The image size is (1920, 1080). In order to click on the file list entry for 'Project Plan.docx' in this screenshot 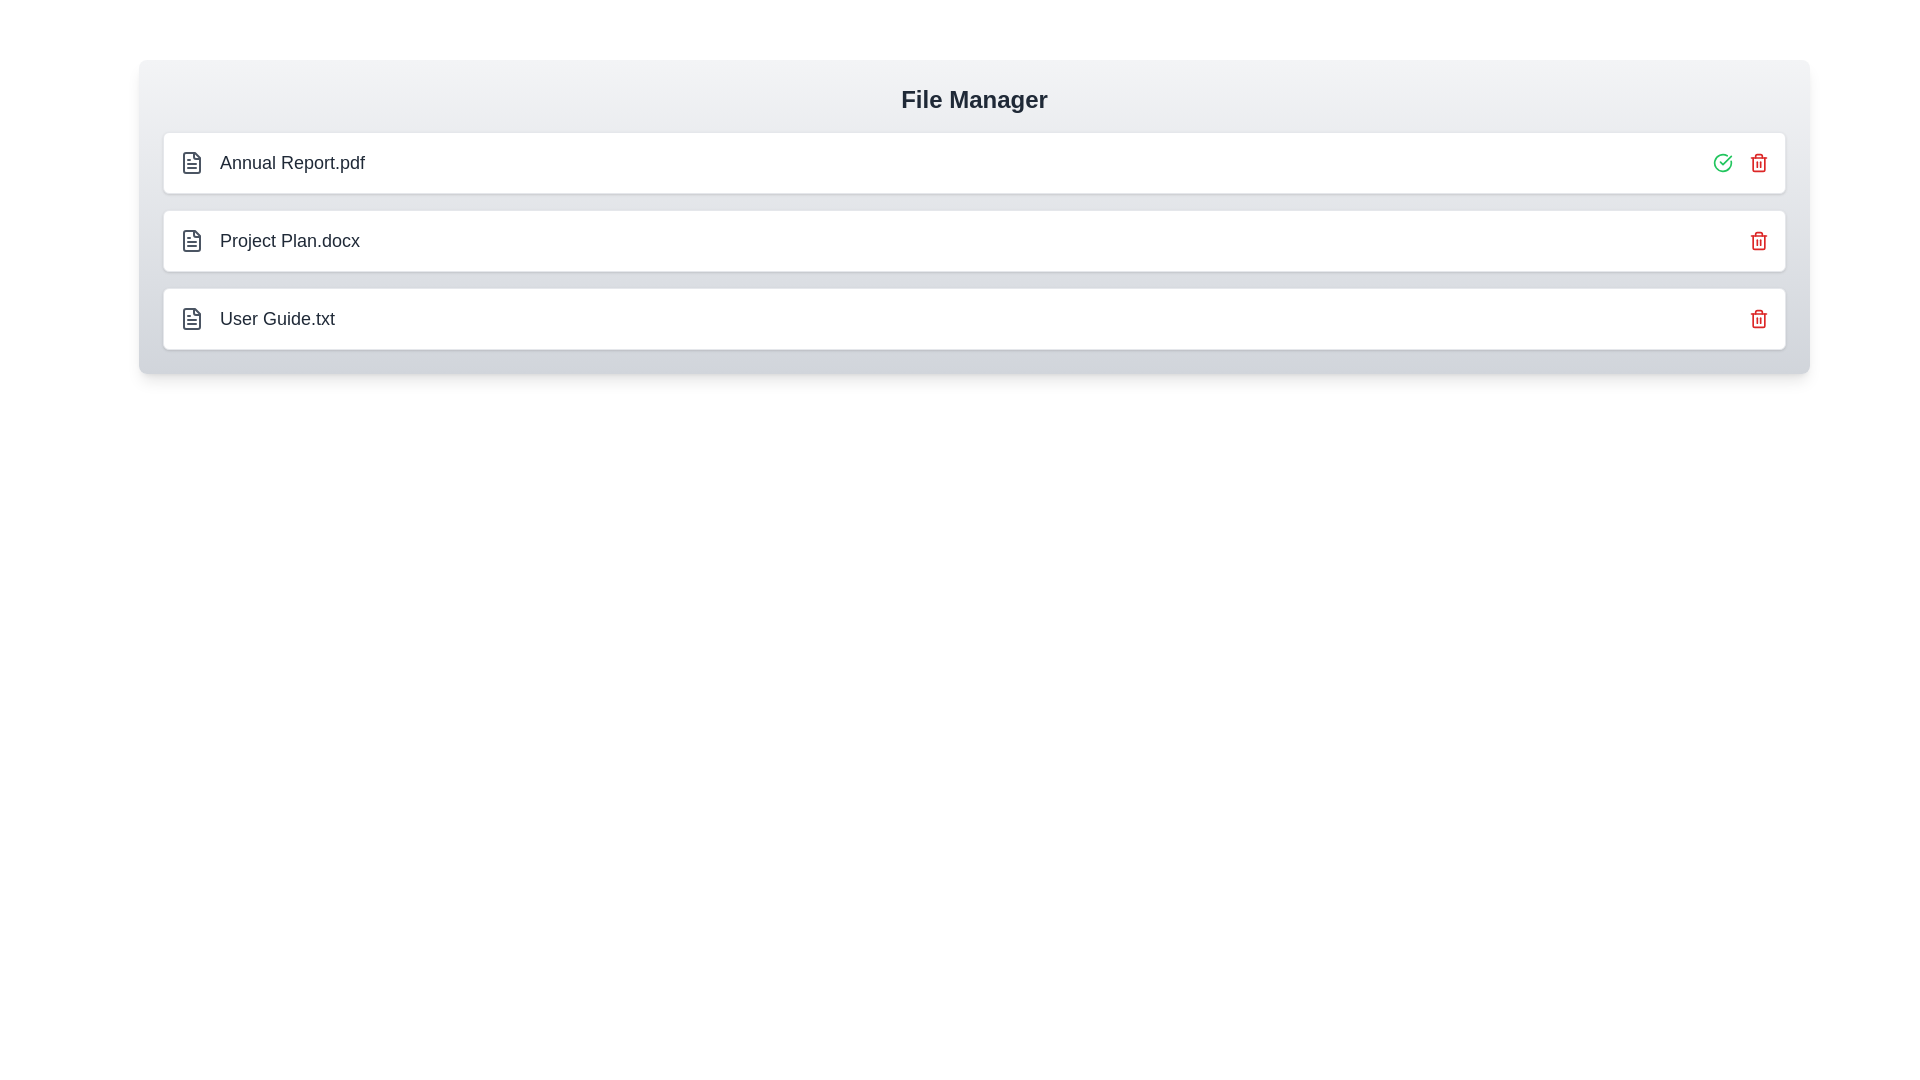, I will do `click(268, 239)`.